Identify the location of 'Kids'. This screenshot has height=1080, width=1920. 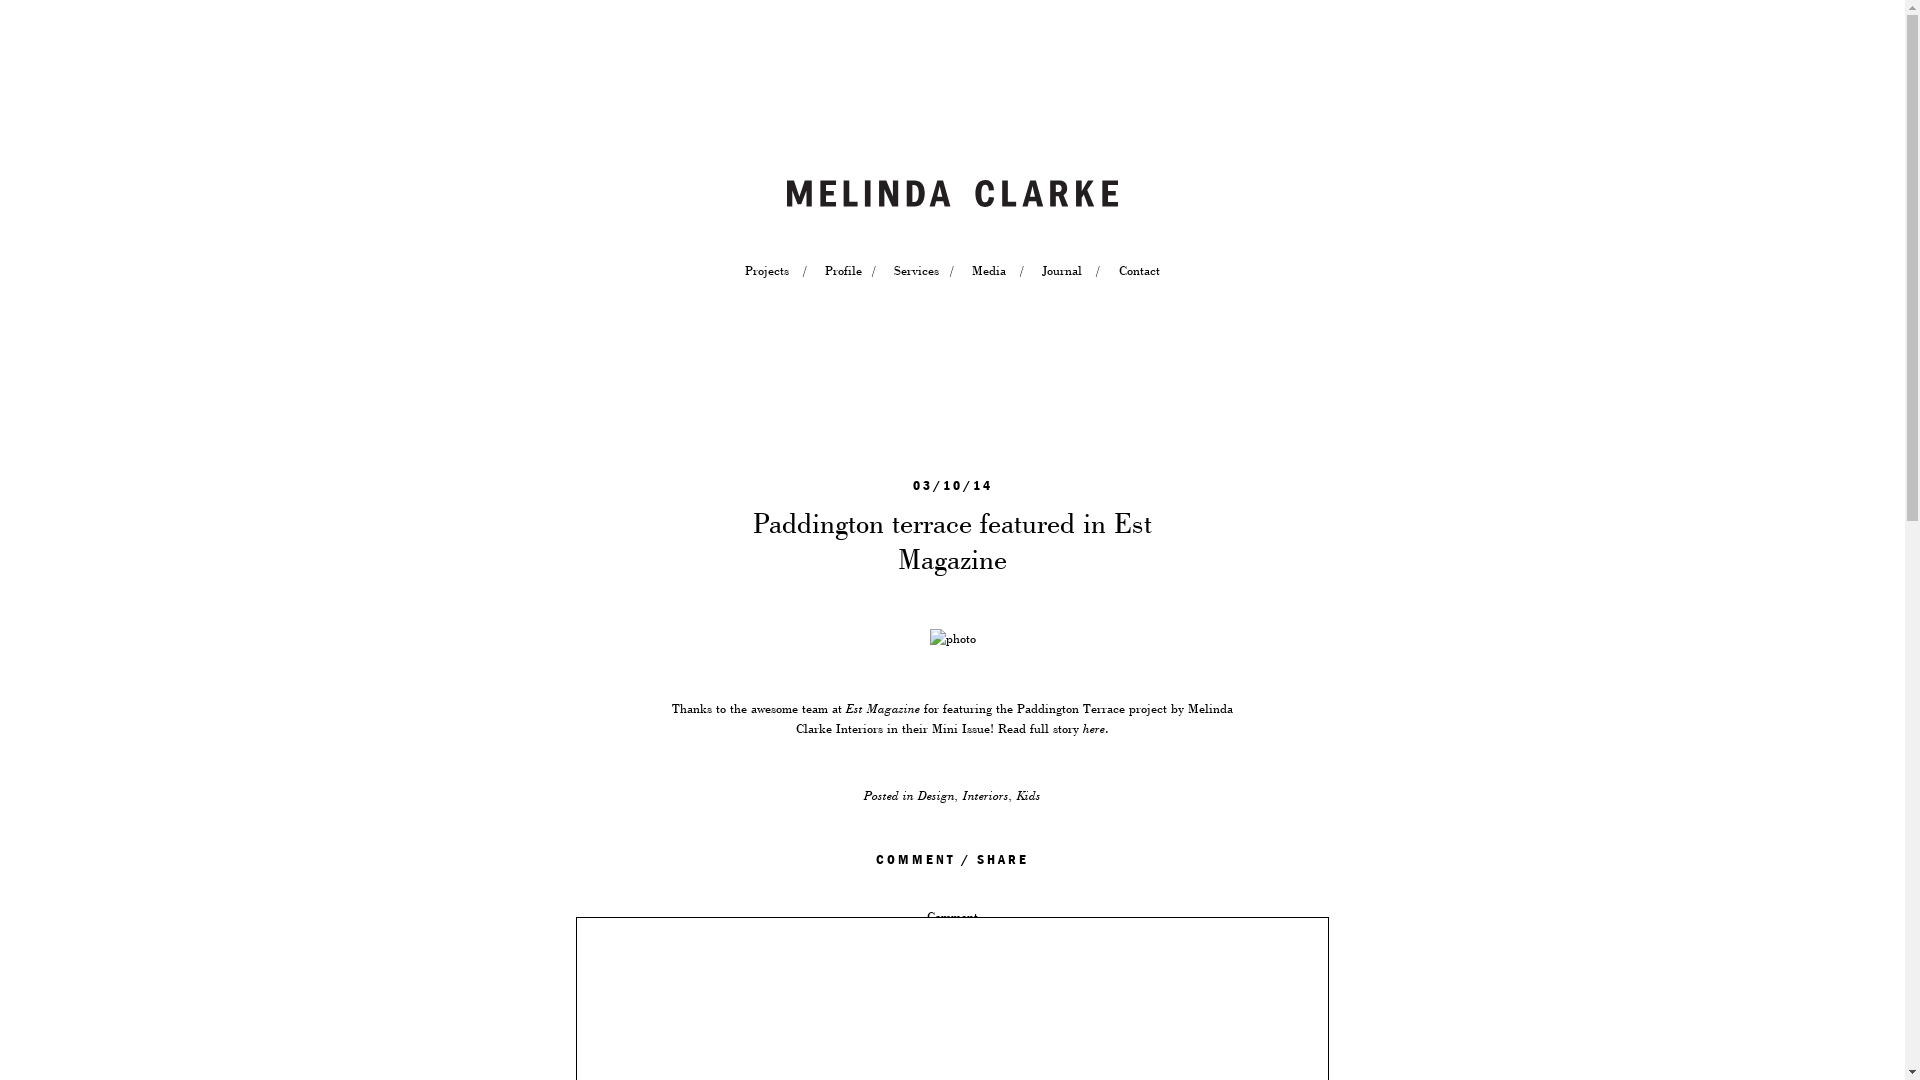
(1017, 794).